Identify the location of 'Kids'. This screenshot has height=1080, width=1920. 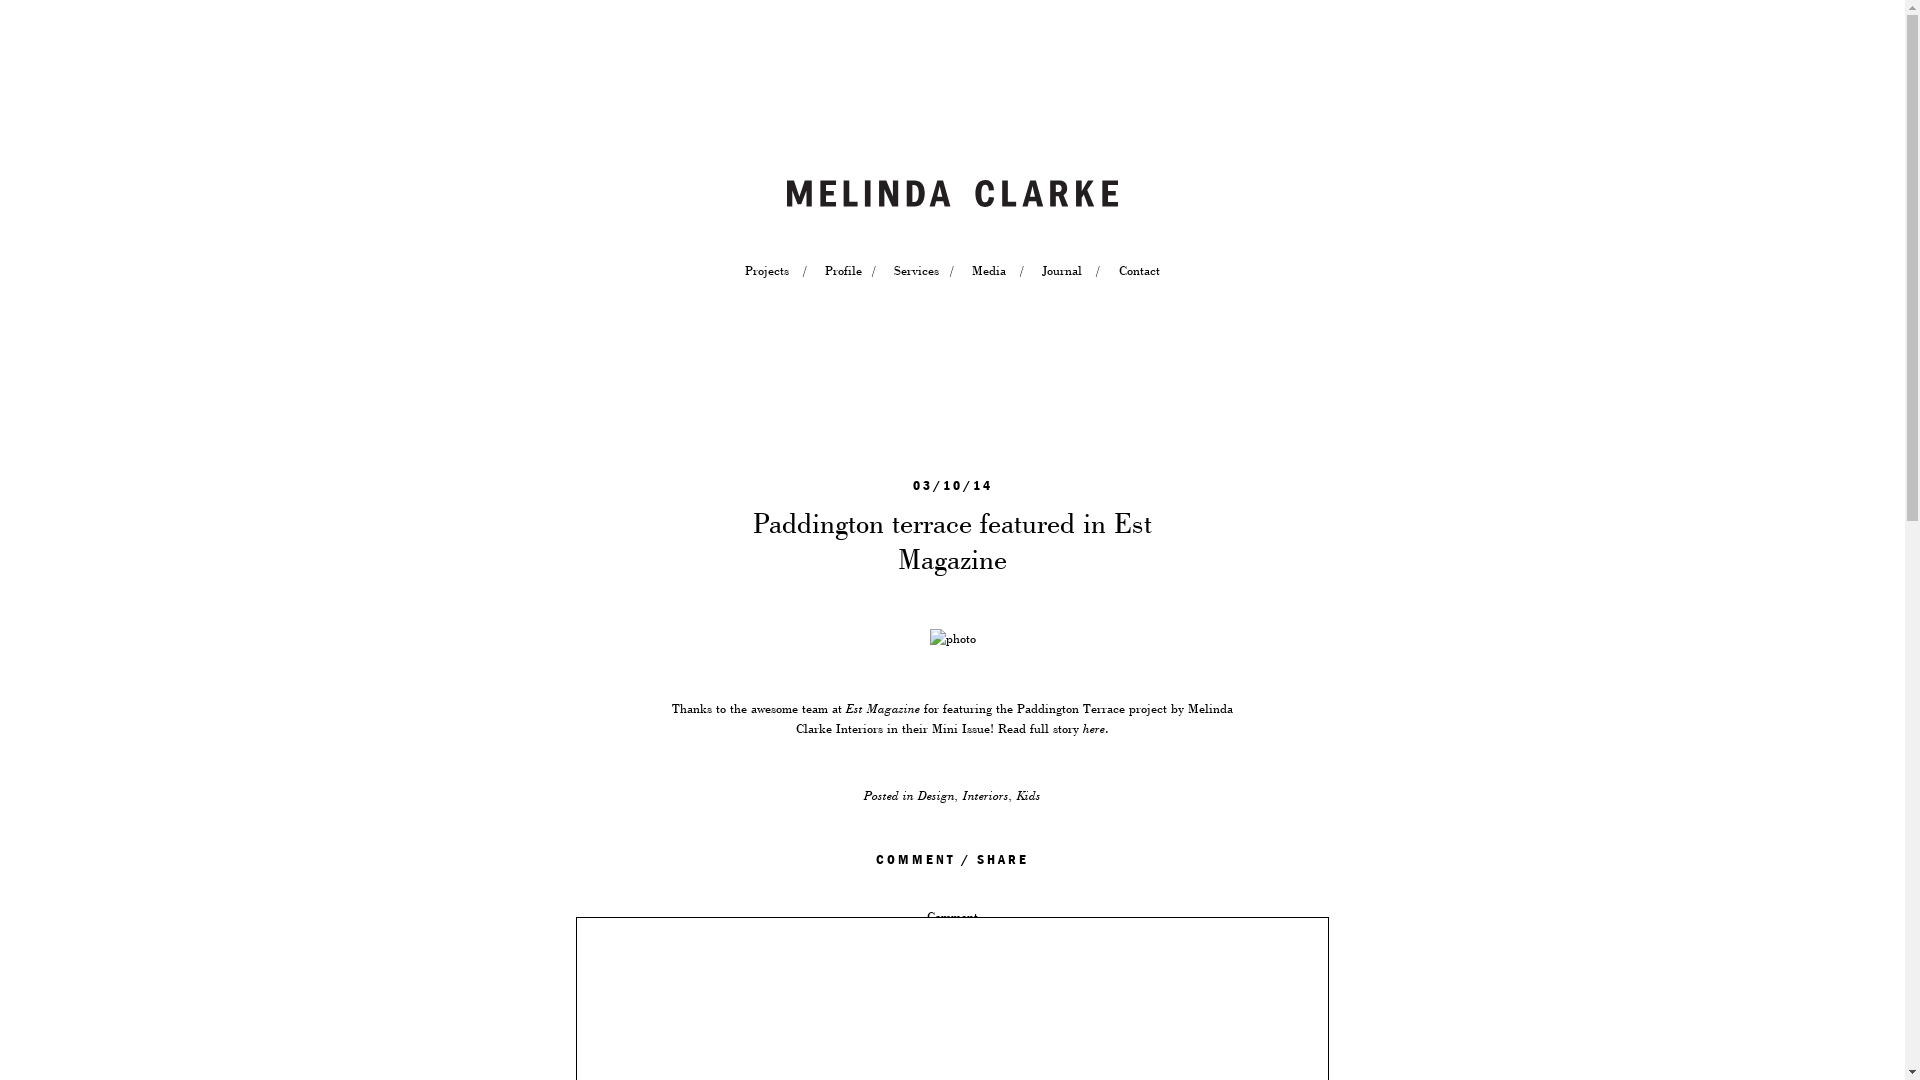
(1017, 794).